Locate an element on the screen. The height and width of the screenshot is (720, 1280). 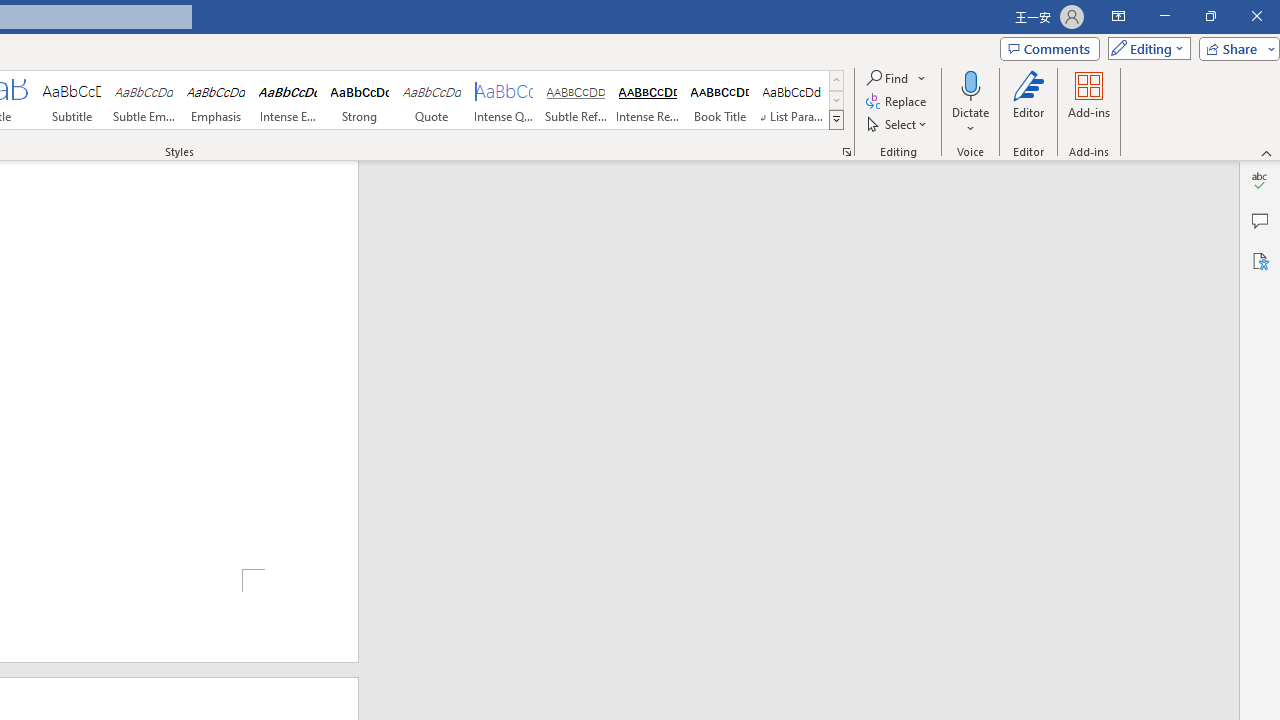
'Subtitle' is located at coordinates (71, 100).